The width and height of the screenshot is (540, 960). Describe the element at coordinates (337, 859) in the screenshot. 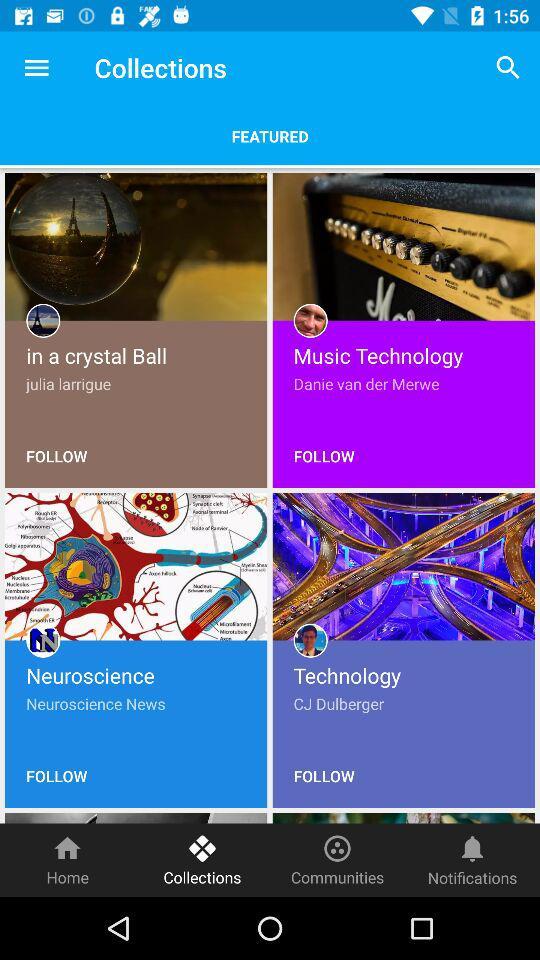

I see `item to the right of the collections item` at that location.